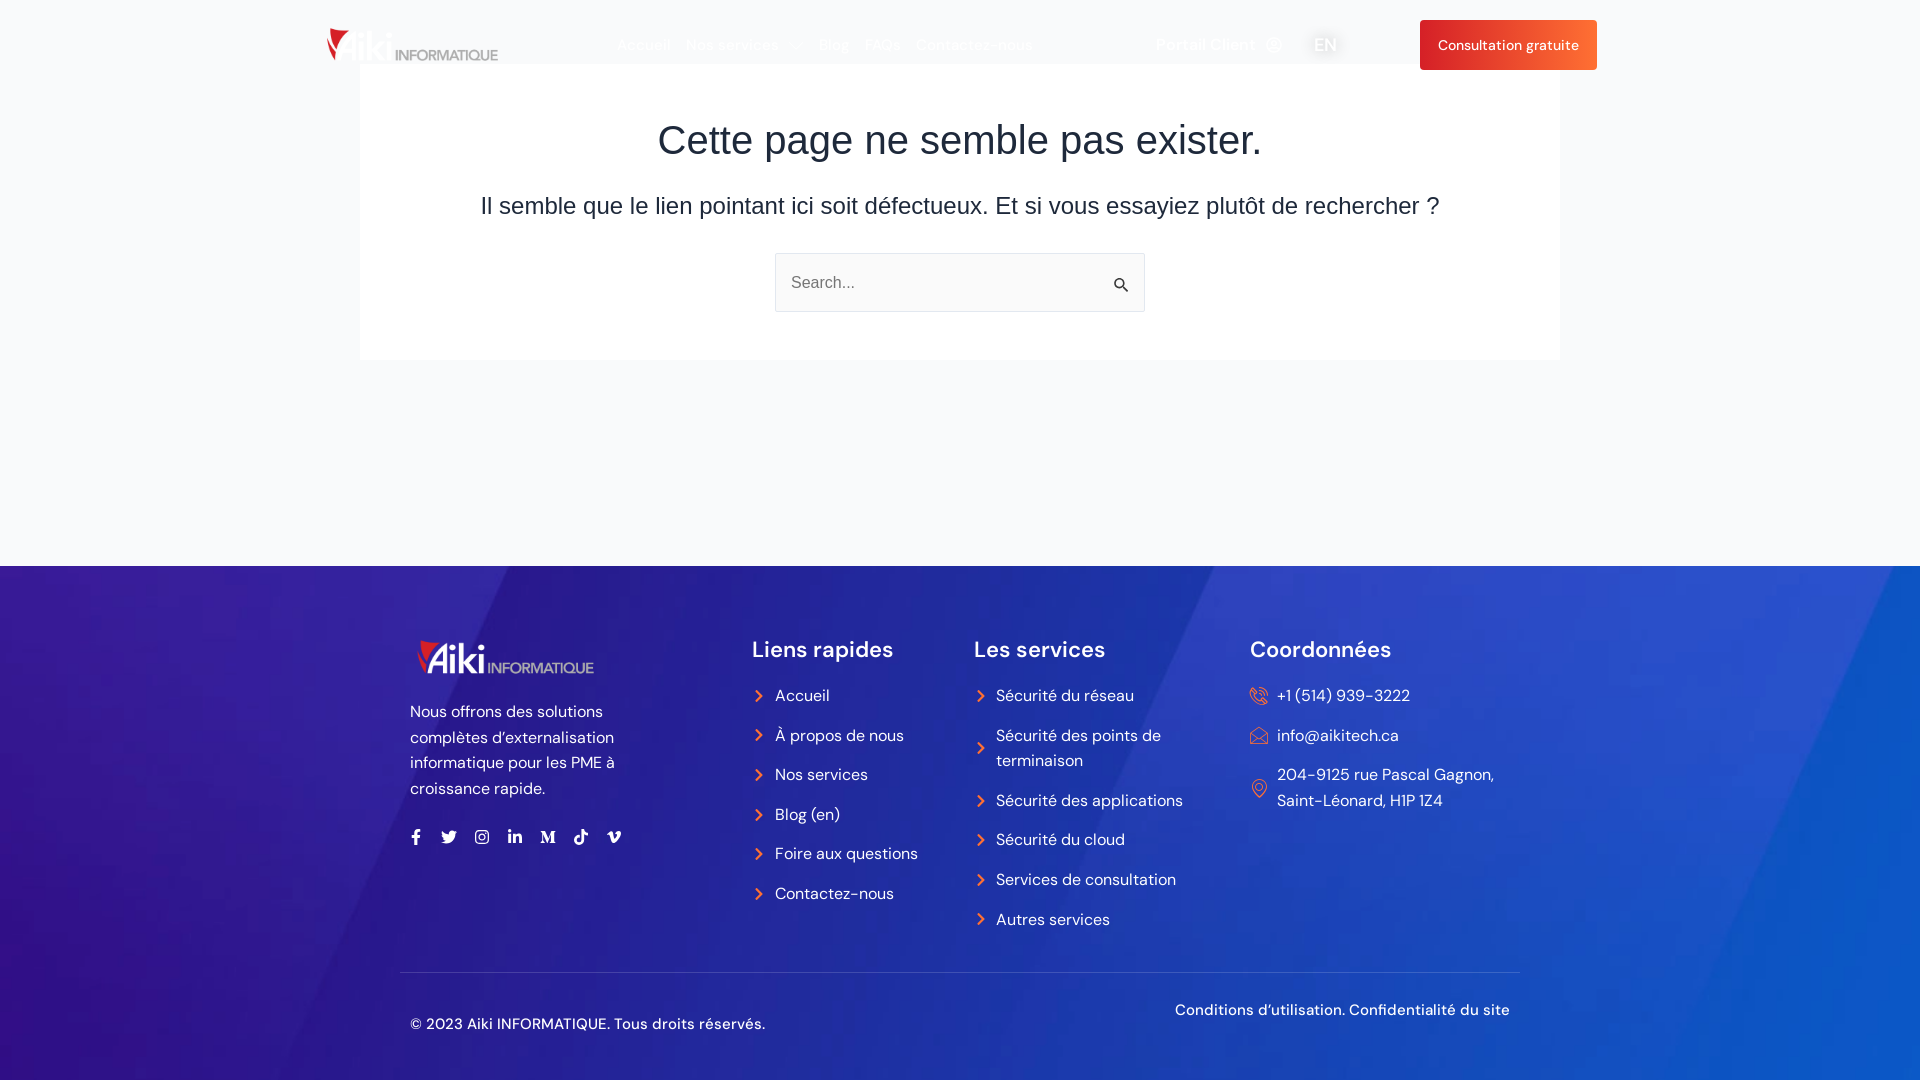 The image size is (1920, 1080). What do you see at coordinates (1508, 45) in the screenshot?
I see `'Consultation gratuite'` at bounding box center [1508, 45].